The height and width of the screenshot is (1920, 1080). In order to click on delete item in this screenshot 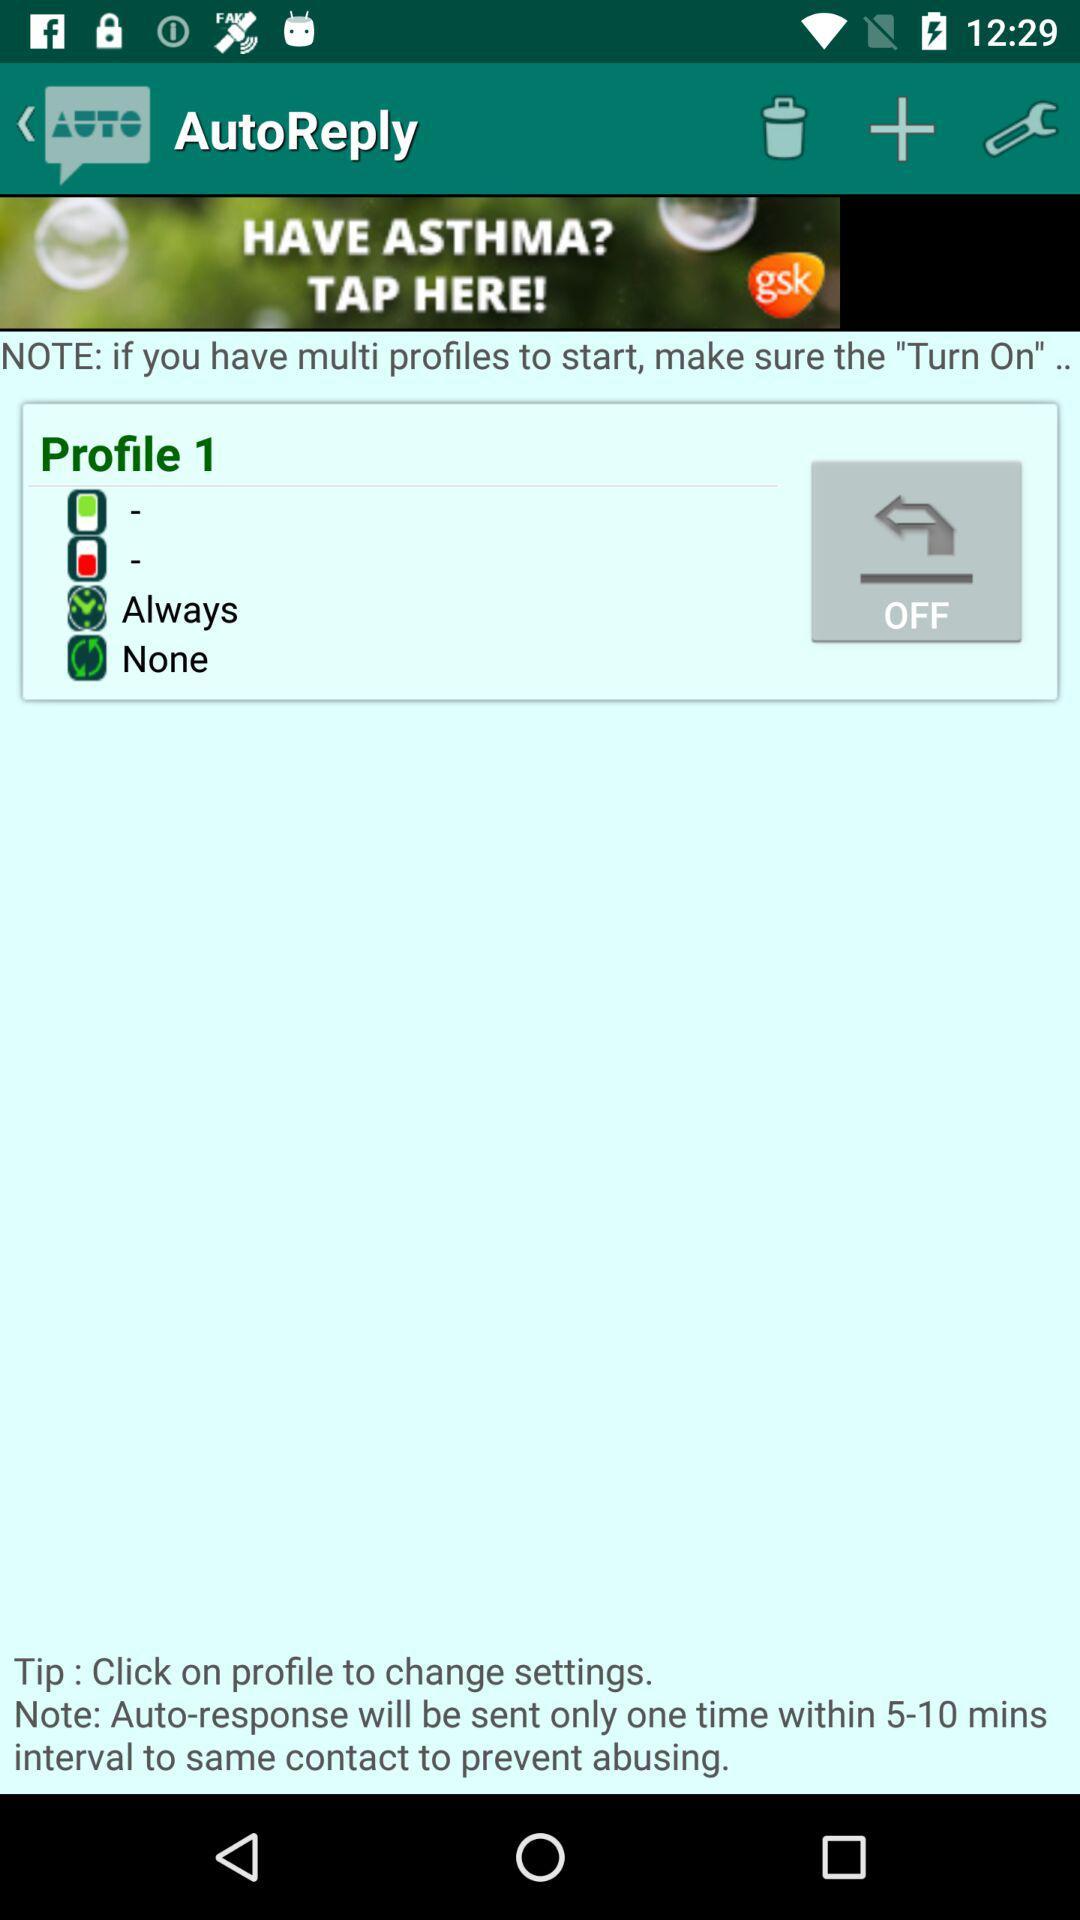, I will do `click(782, 127)`.